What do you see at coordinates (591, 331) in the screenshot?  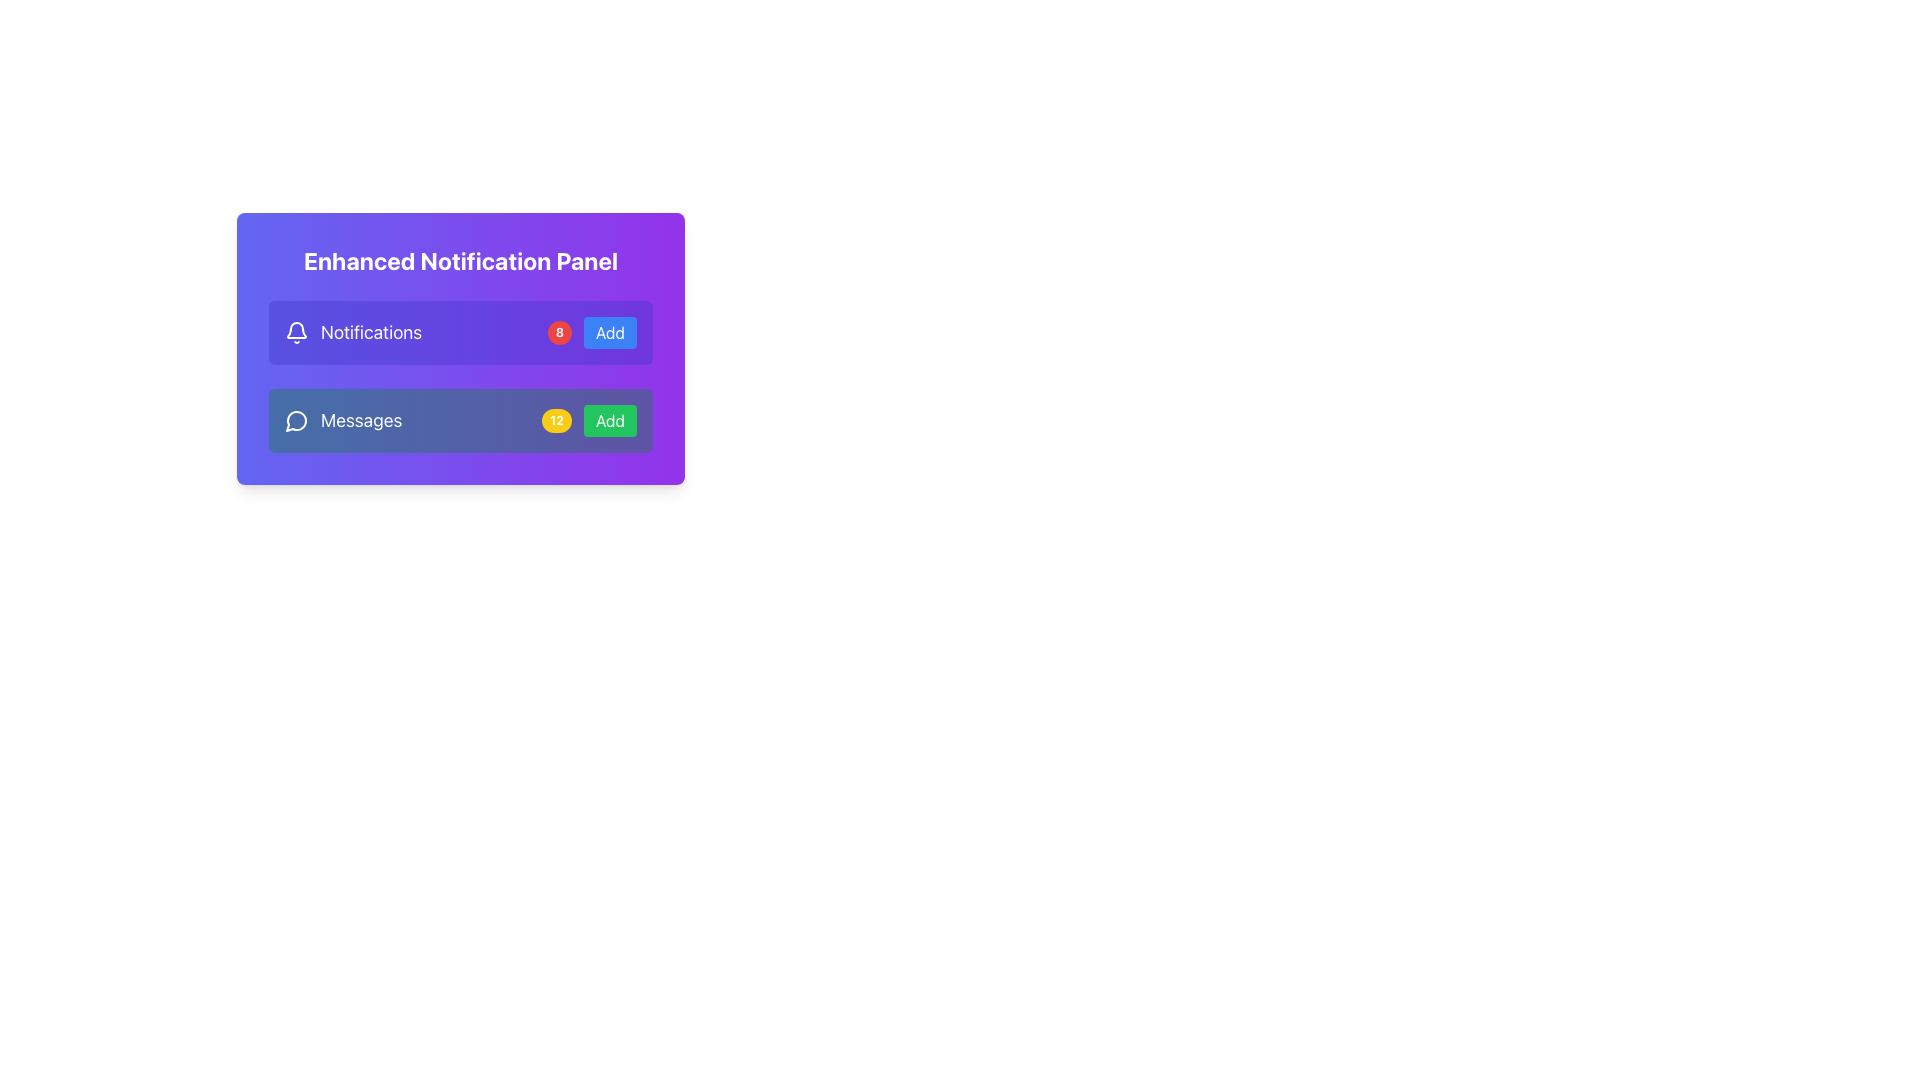 I see `the Interactive Button Group, which consists of a red badge with the number '8' and a blue 'Add' button, located on the right side of the Notifications row` at bounding box center [591, 331].